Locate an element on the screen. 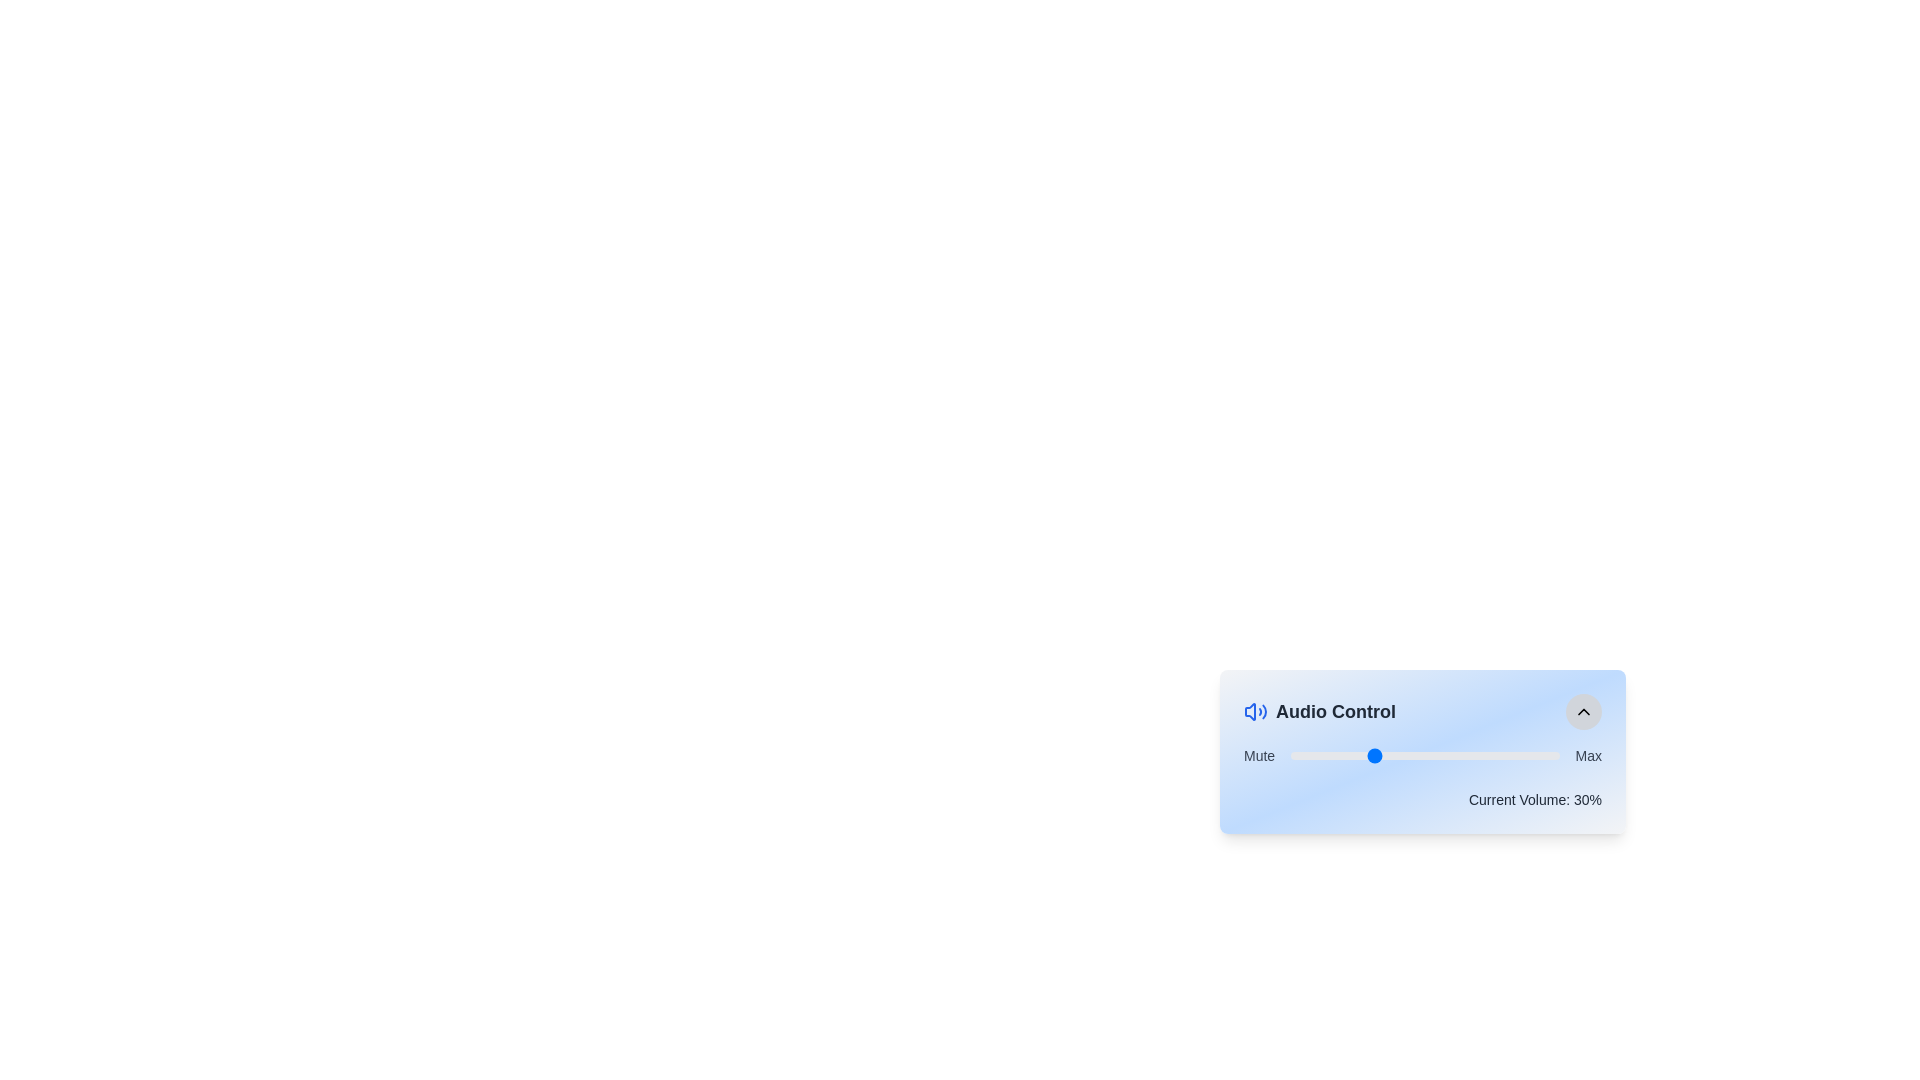 The height and width of the screenshot is (1080, 1920). the audio control icon resembling a speaker with sound waves design located next to the 'Audio Control' heading to focus on it is located at coordinates (1249, 711).